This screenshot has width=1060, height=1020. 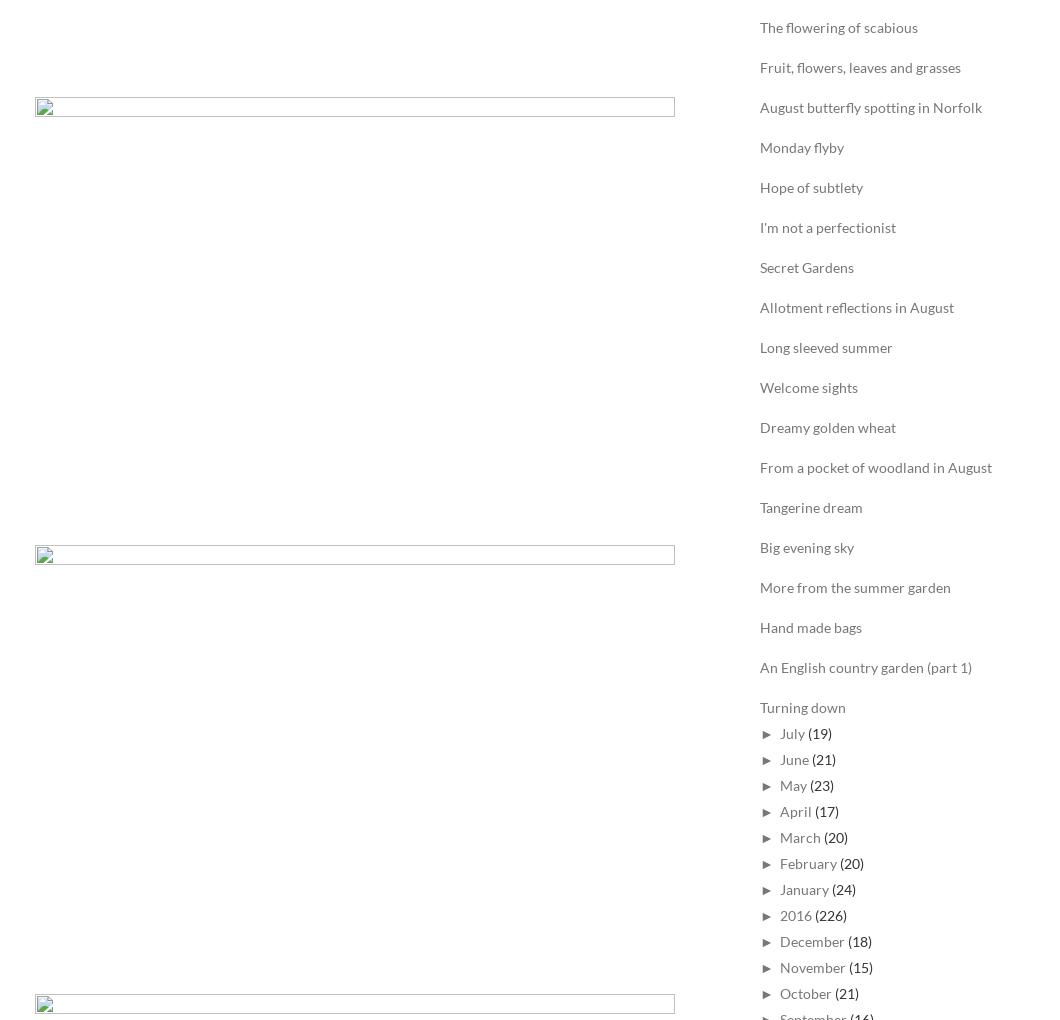 I want to click on 'Fruit, flowers, leaves and grasses', so click(x=860, y=67).